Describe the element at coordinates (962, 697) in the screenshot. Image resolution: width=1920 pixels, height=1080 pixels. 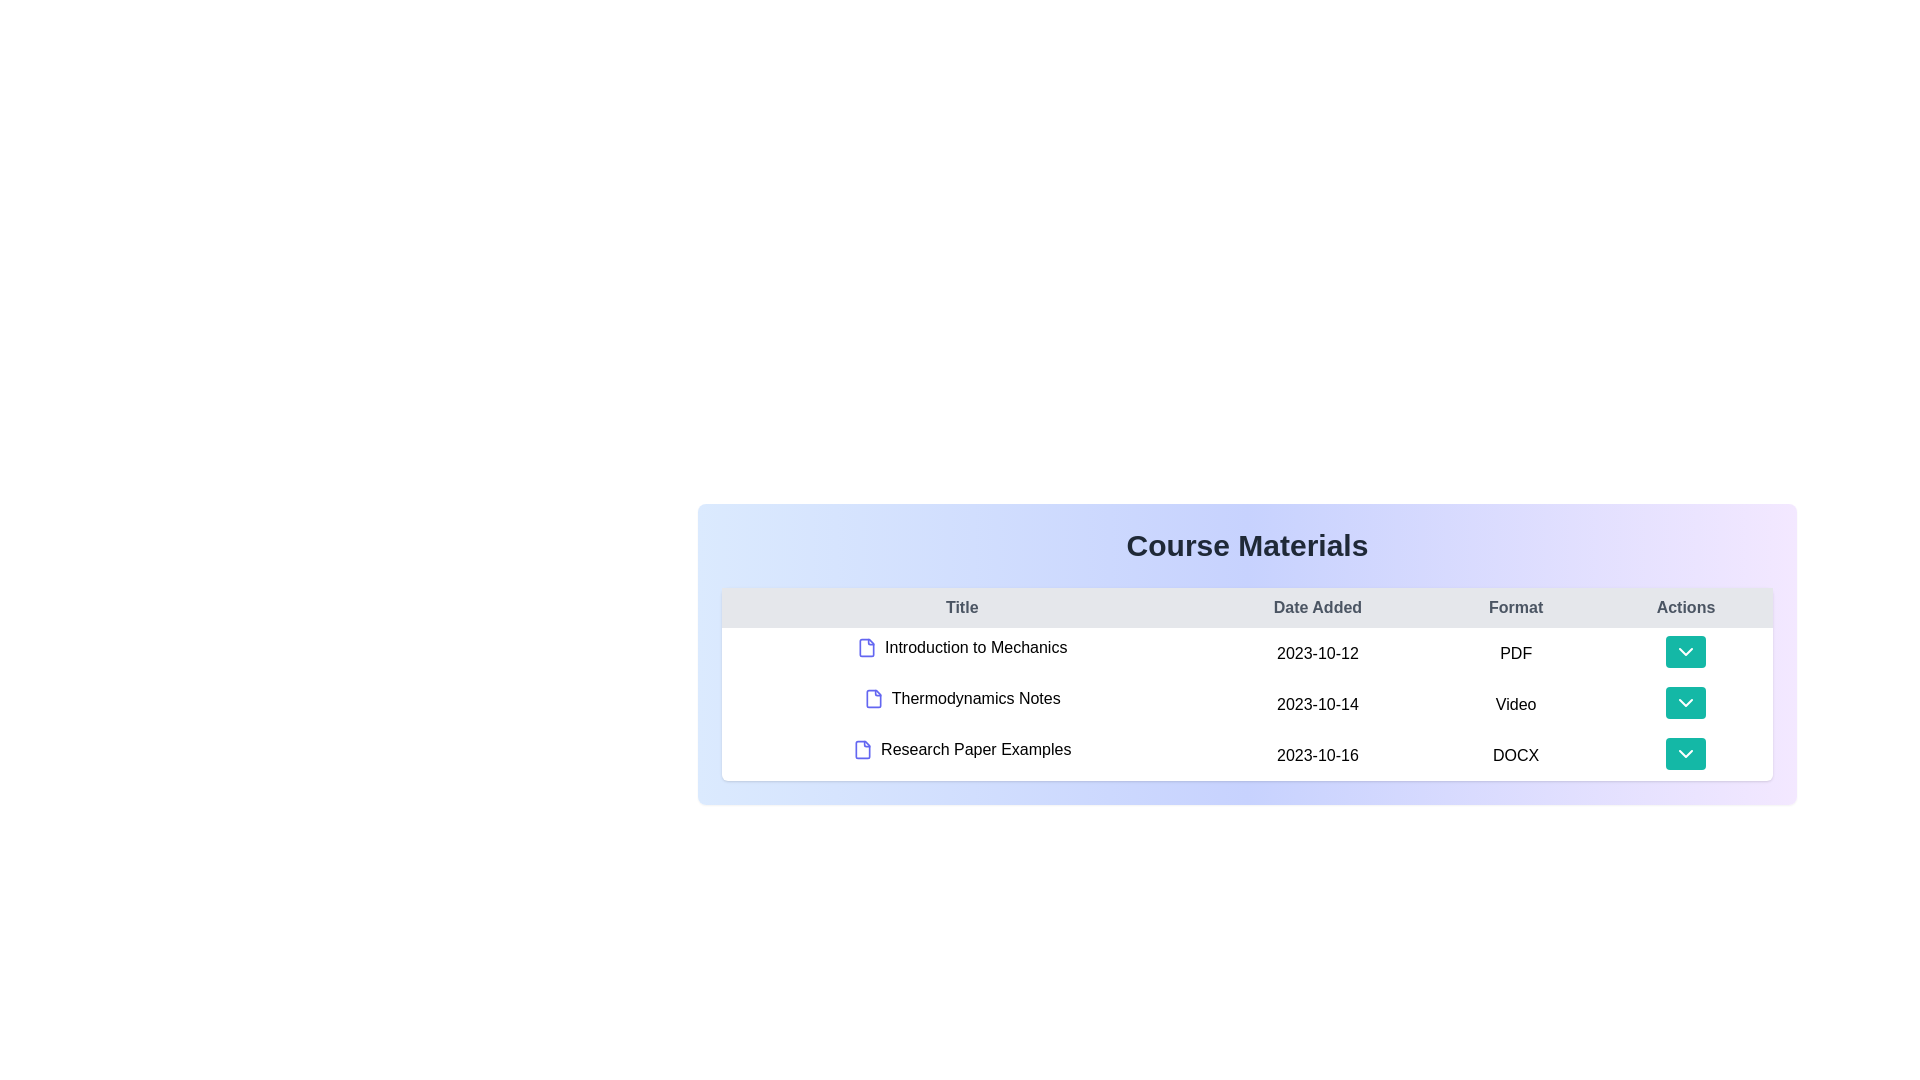
I see `the list item labeled 'Thermodynamics Notes'` at that location.